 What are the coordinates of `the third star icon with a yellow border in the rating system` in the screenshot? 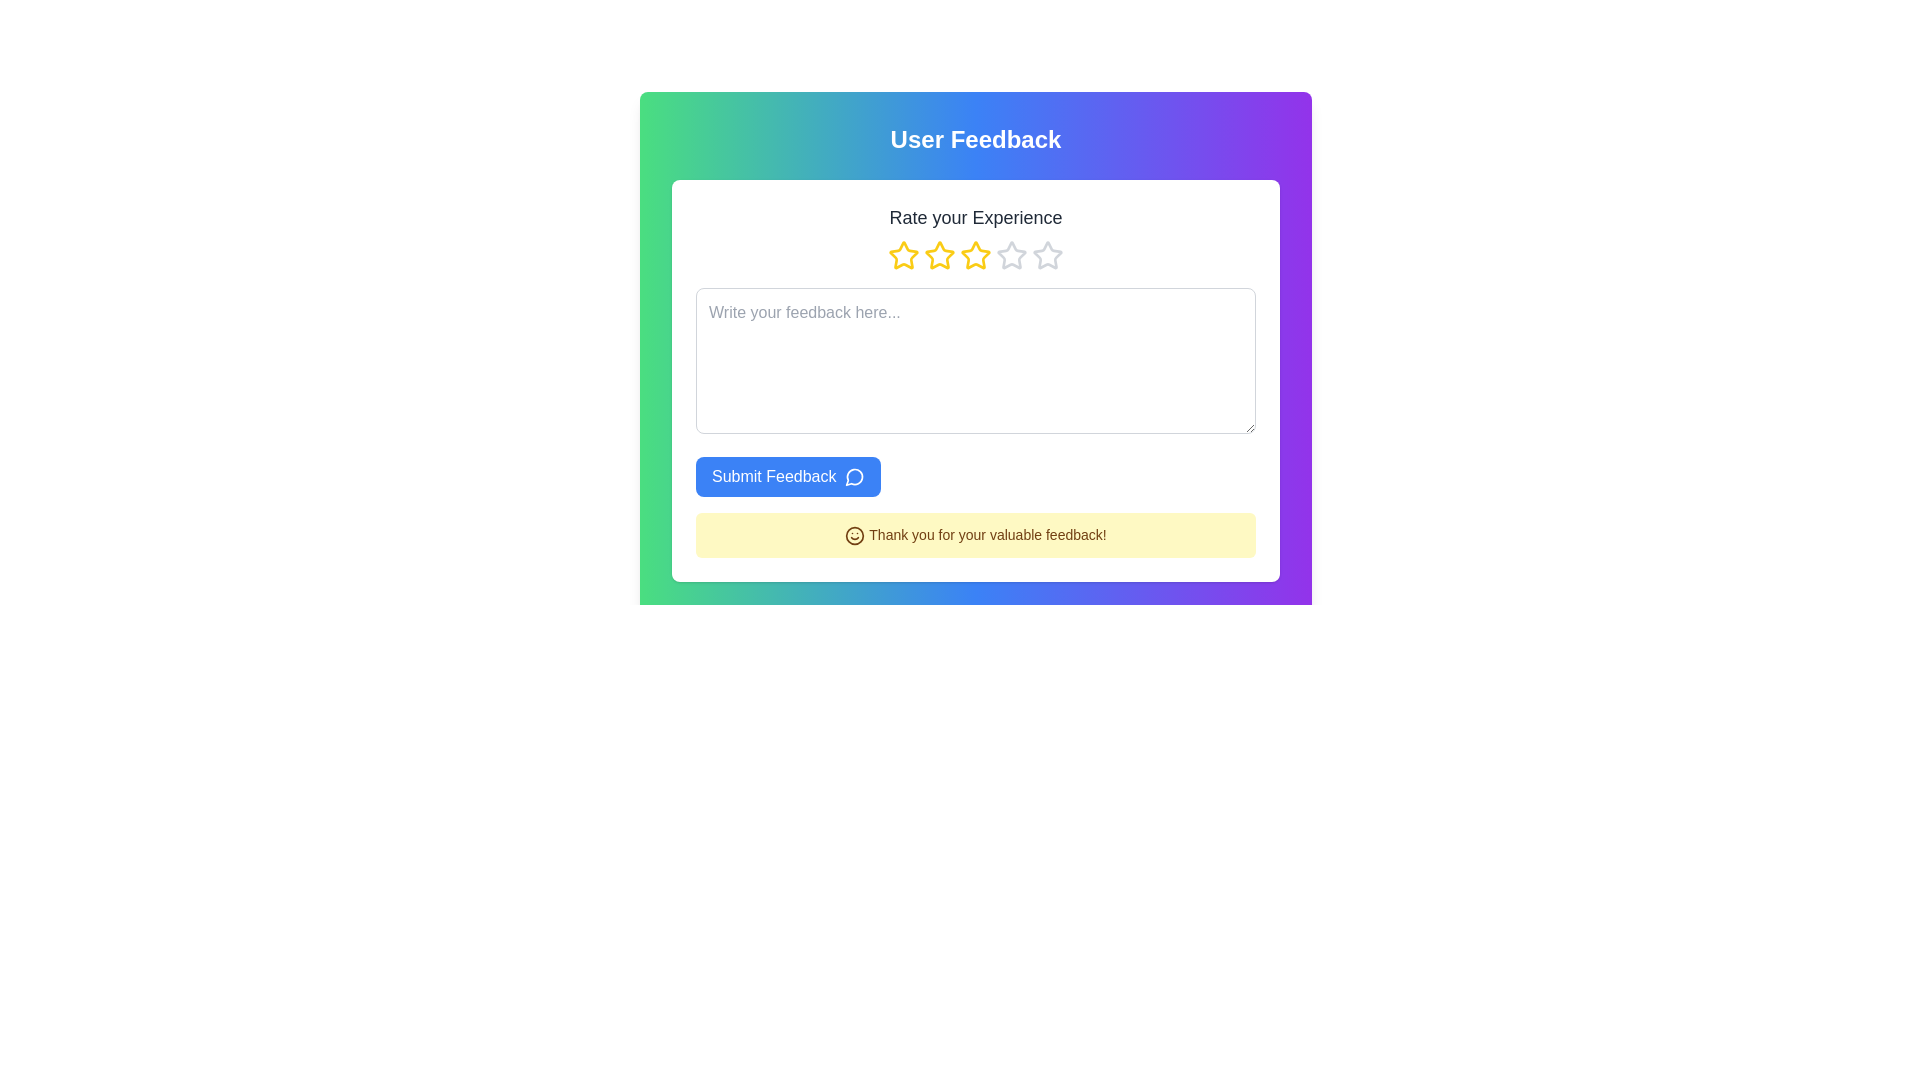 It's located at (975, 254).